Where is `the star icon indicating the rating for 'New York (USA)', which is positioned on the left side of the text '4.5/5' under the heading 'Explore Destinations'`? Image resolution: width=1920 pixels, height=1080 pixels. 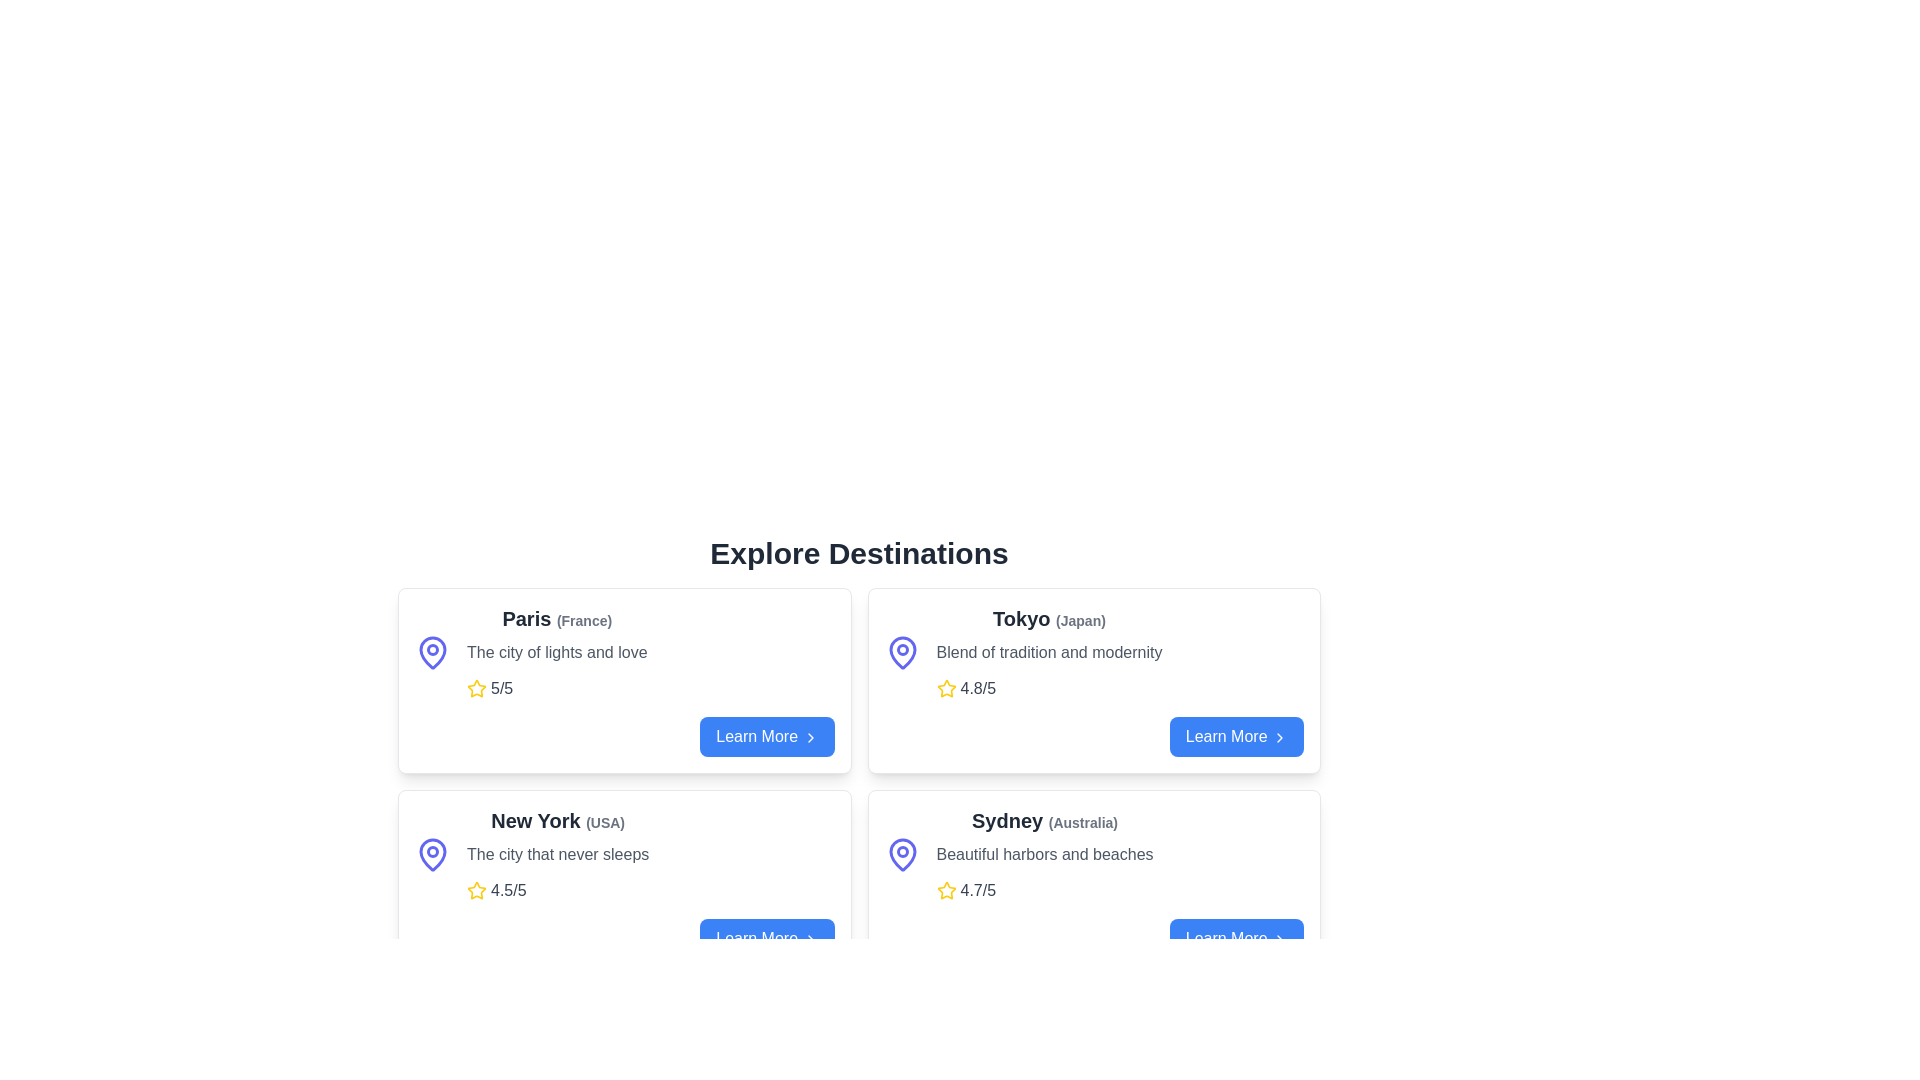 the star icon indicating the rating for 'New York (USA)', which is positioned on the left side of the text '4.5/5' under the heading 'Explore Destinations' is located at coordinates (475, 890).